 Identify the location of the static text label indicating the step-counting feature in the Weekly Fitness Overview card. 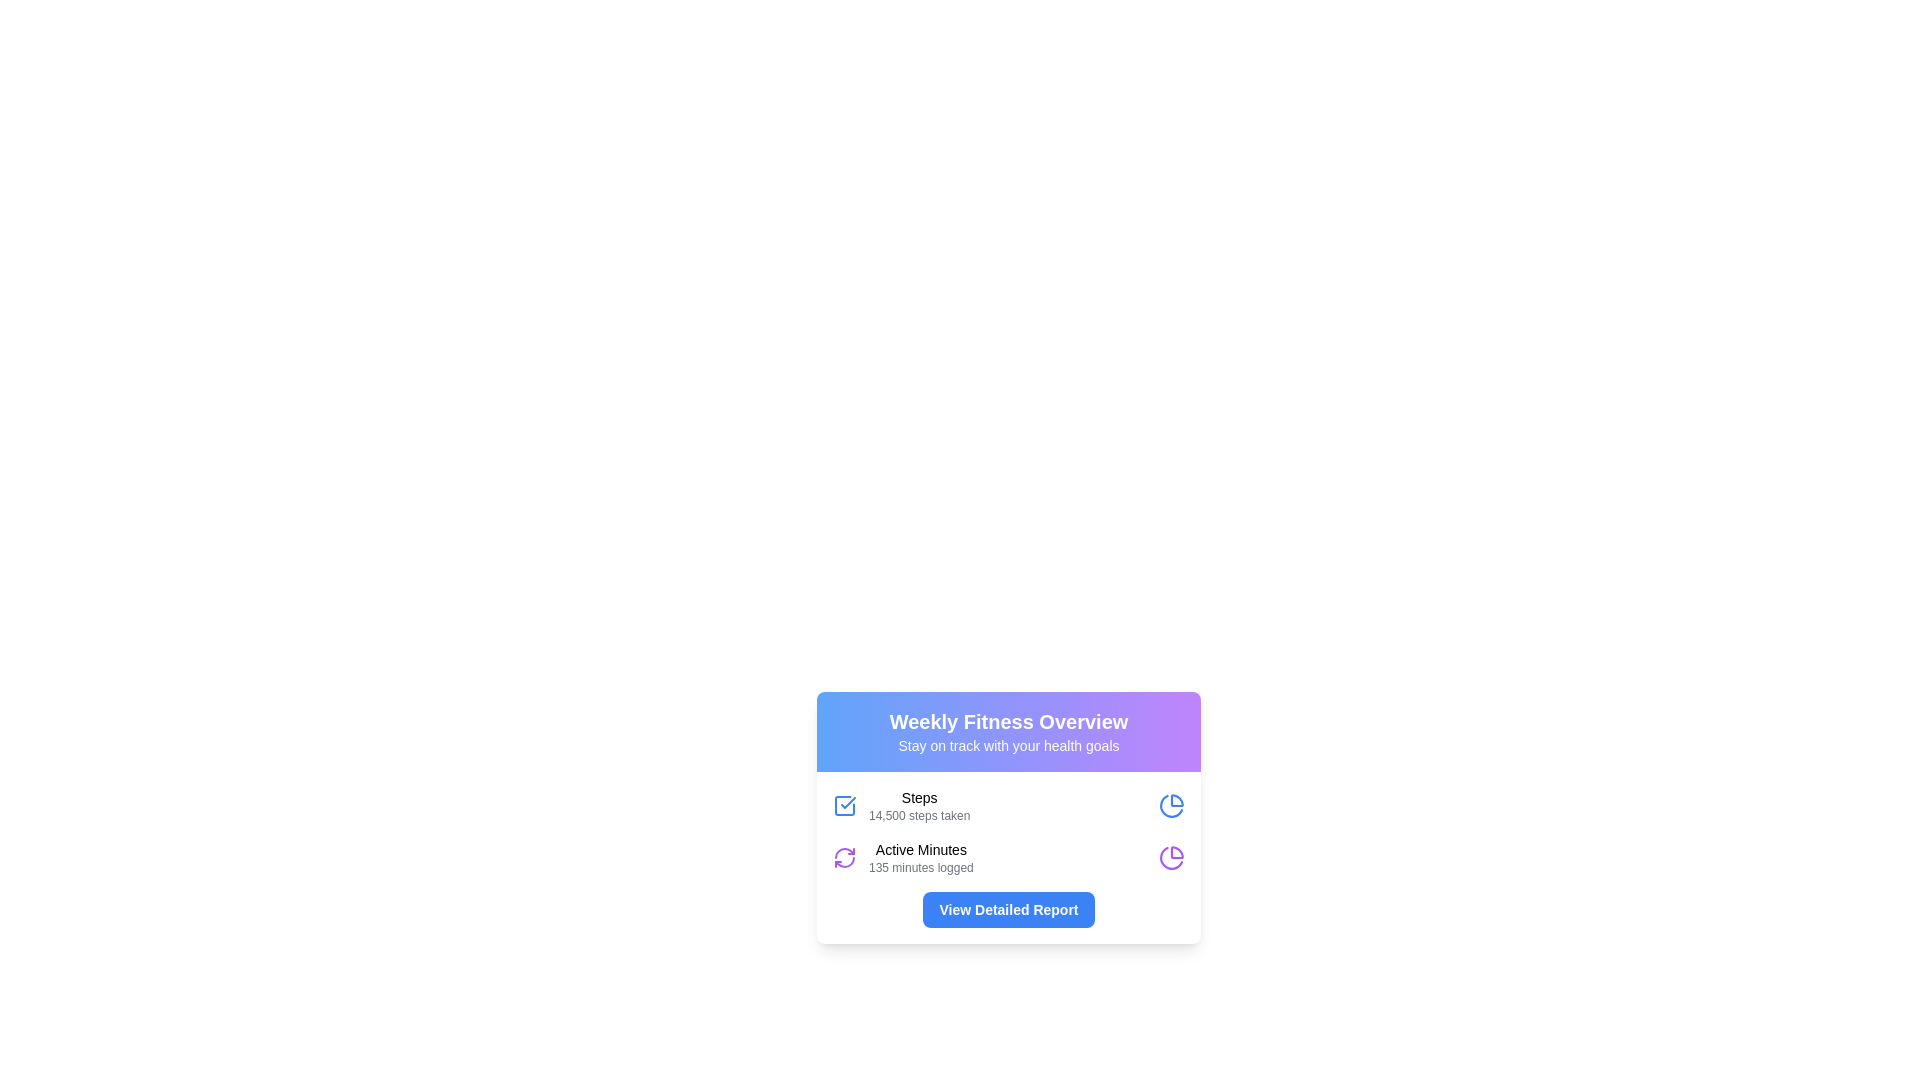
(918, 797).